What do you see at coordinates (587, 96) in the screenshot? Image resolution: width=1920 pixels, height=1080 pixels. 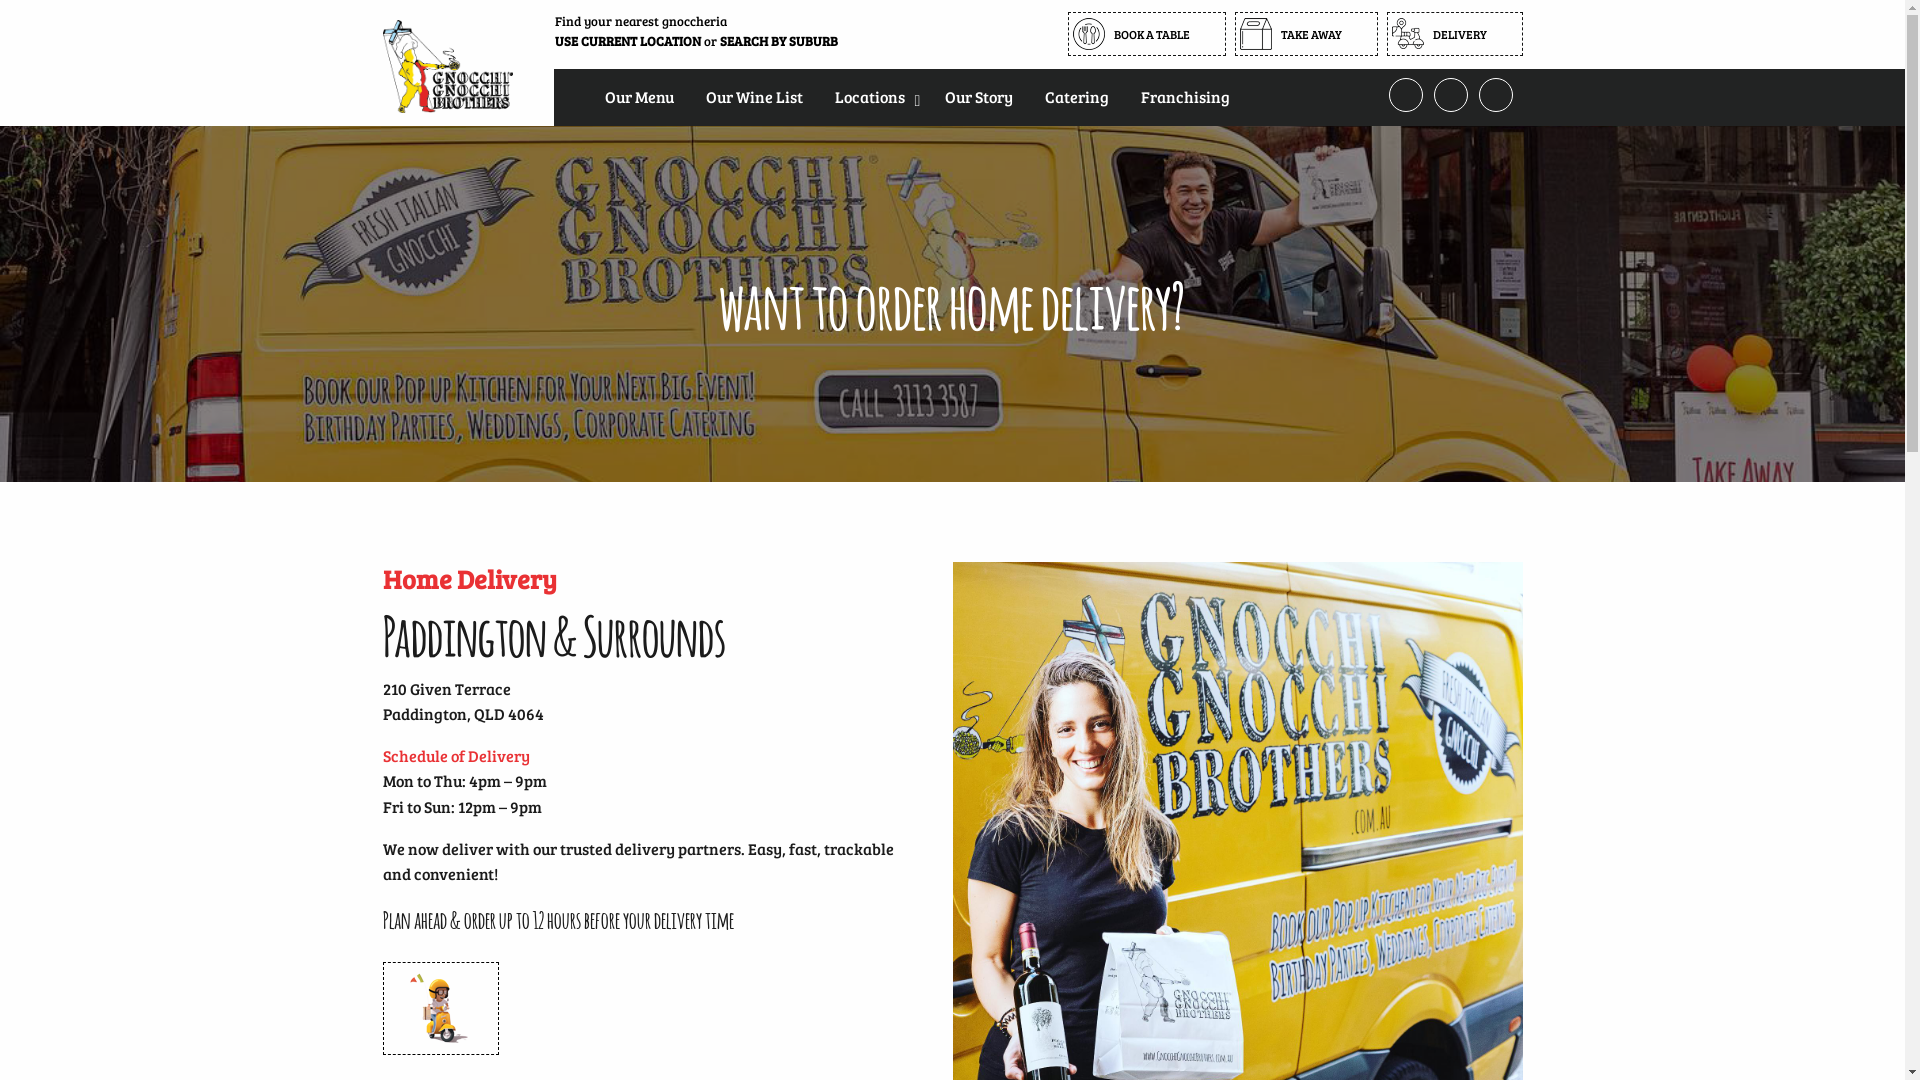 I see `'Our Menu'` at bounding box center [587, 96].